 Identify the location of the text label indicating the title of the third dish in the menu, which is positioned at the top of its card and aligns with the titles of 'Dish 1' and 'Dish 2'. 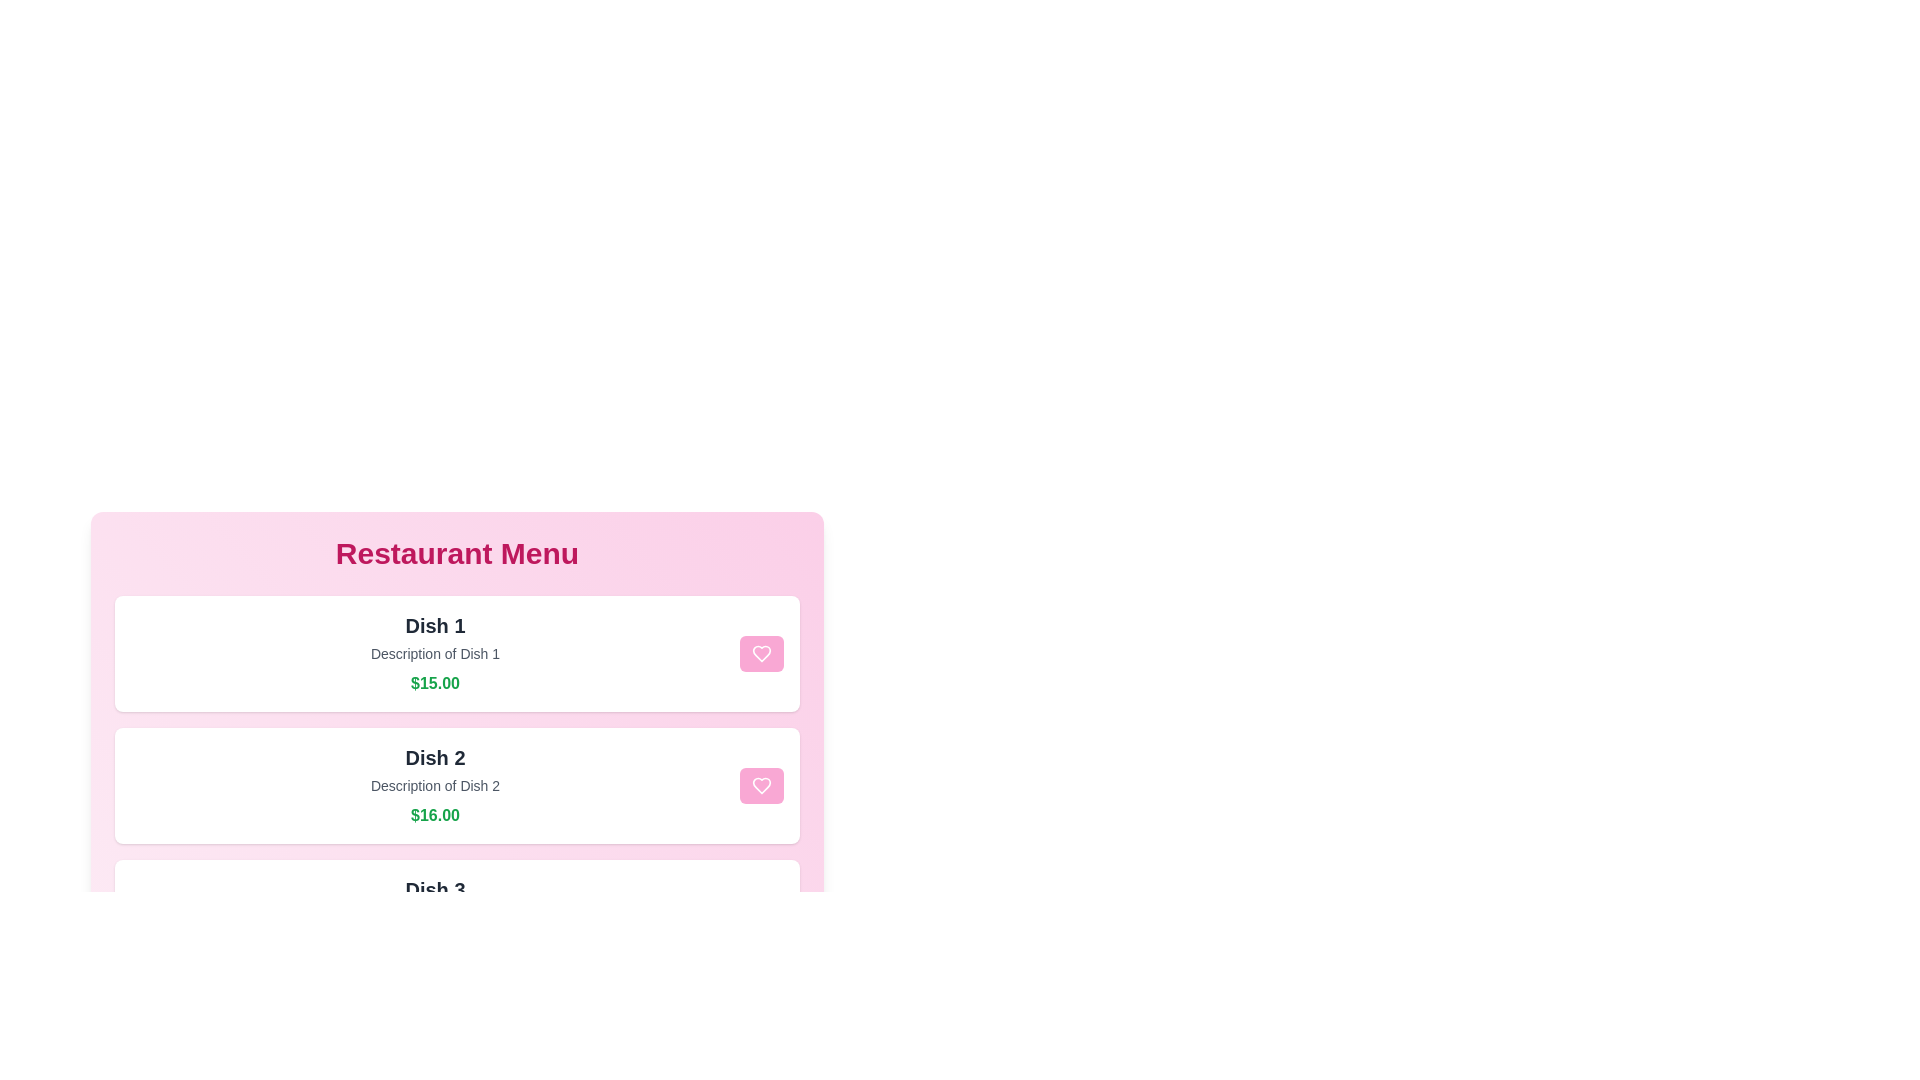
(434, 889).